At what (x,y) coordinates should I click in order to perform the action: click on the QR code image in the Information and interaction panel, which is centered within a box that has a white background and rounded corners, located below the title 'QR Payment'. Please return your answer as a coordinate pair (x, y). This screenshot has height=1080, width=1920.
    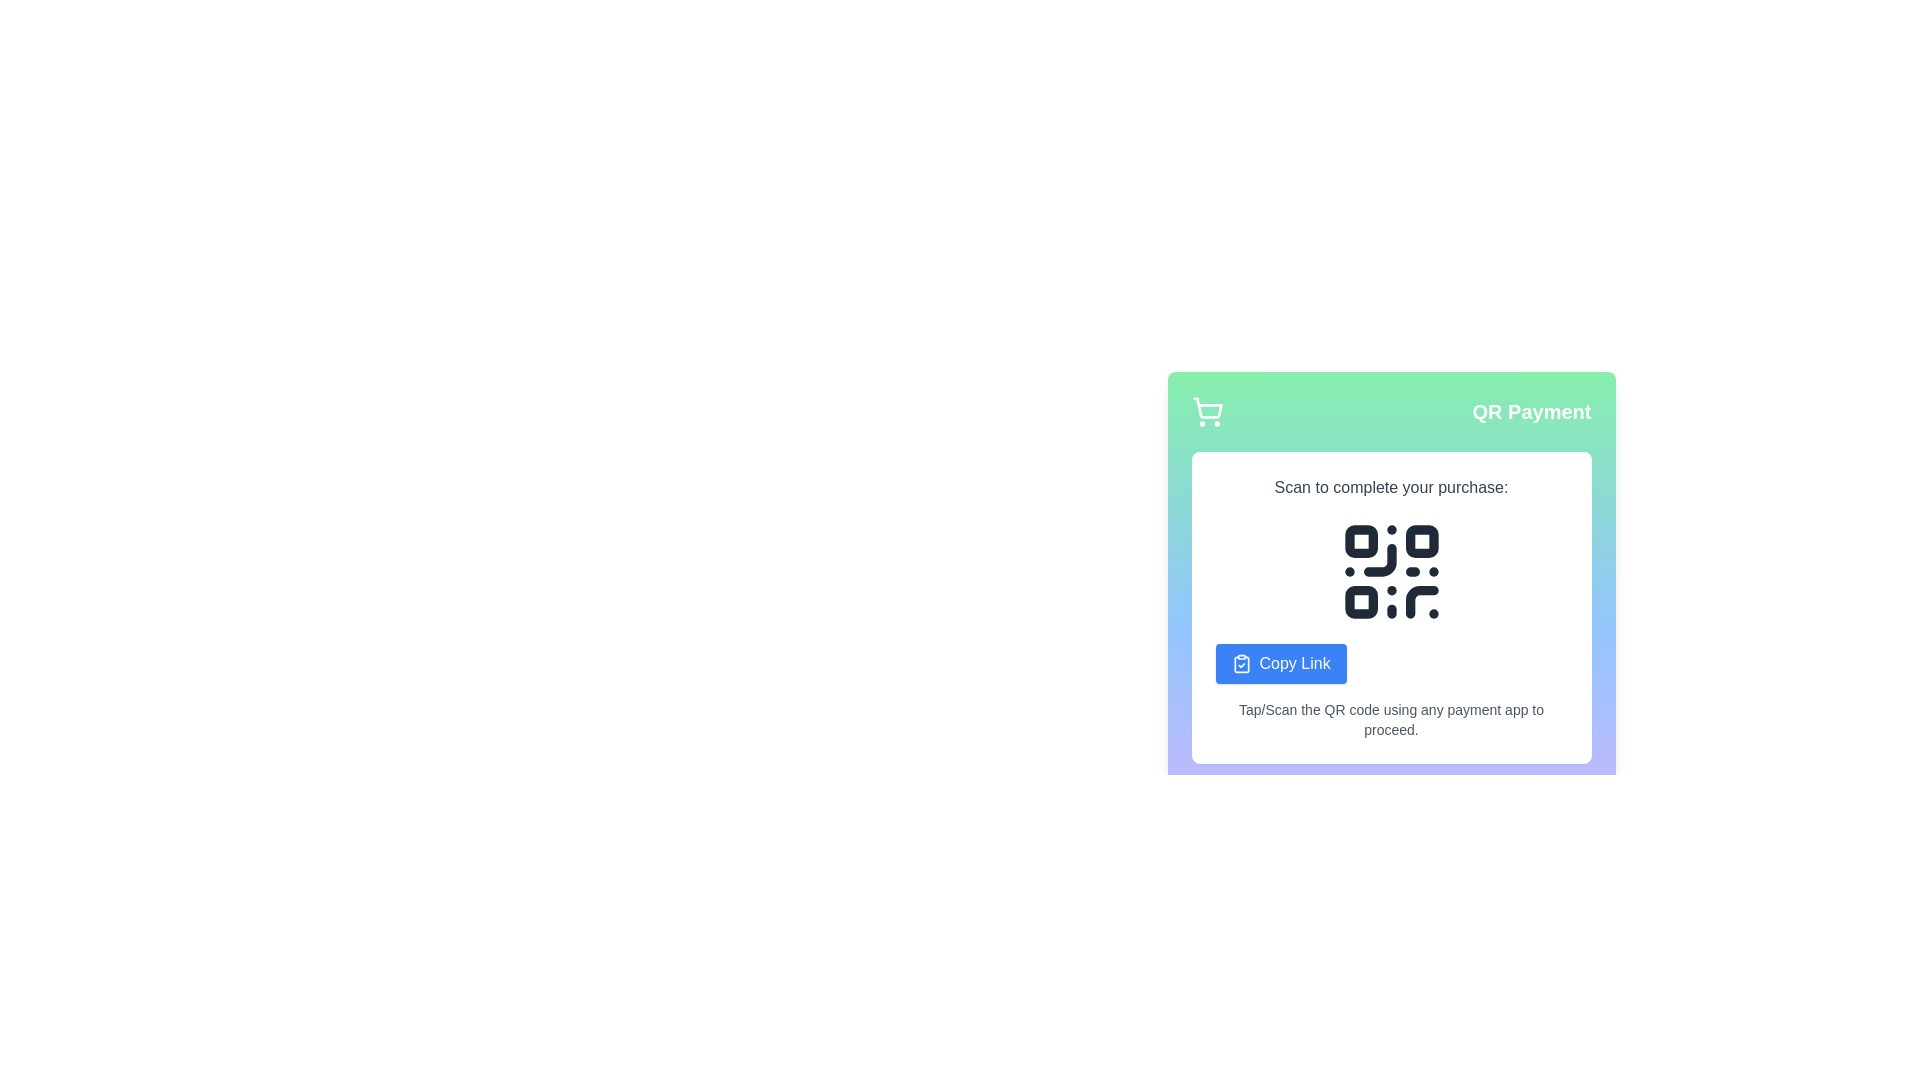
    Looking at the image, I should click on (1390, 607).